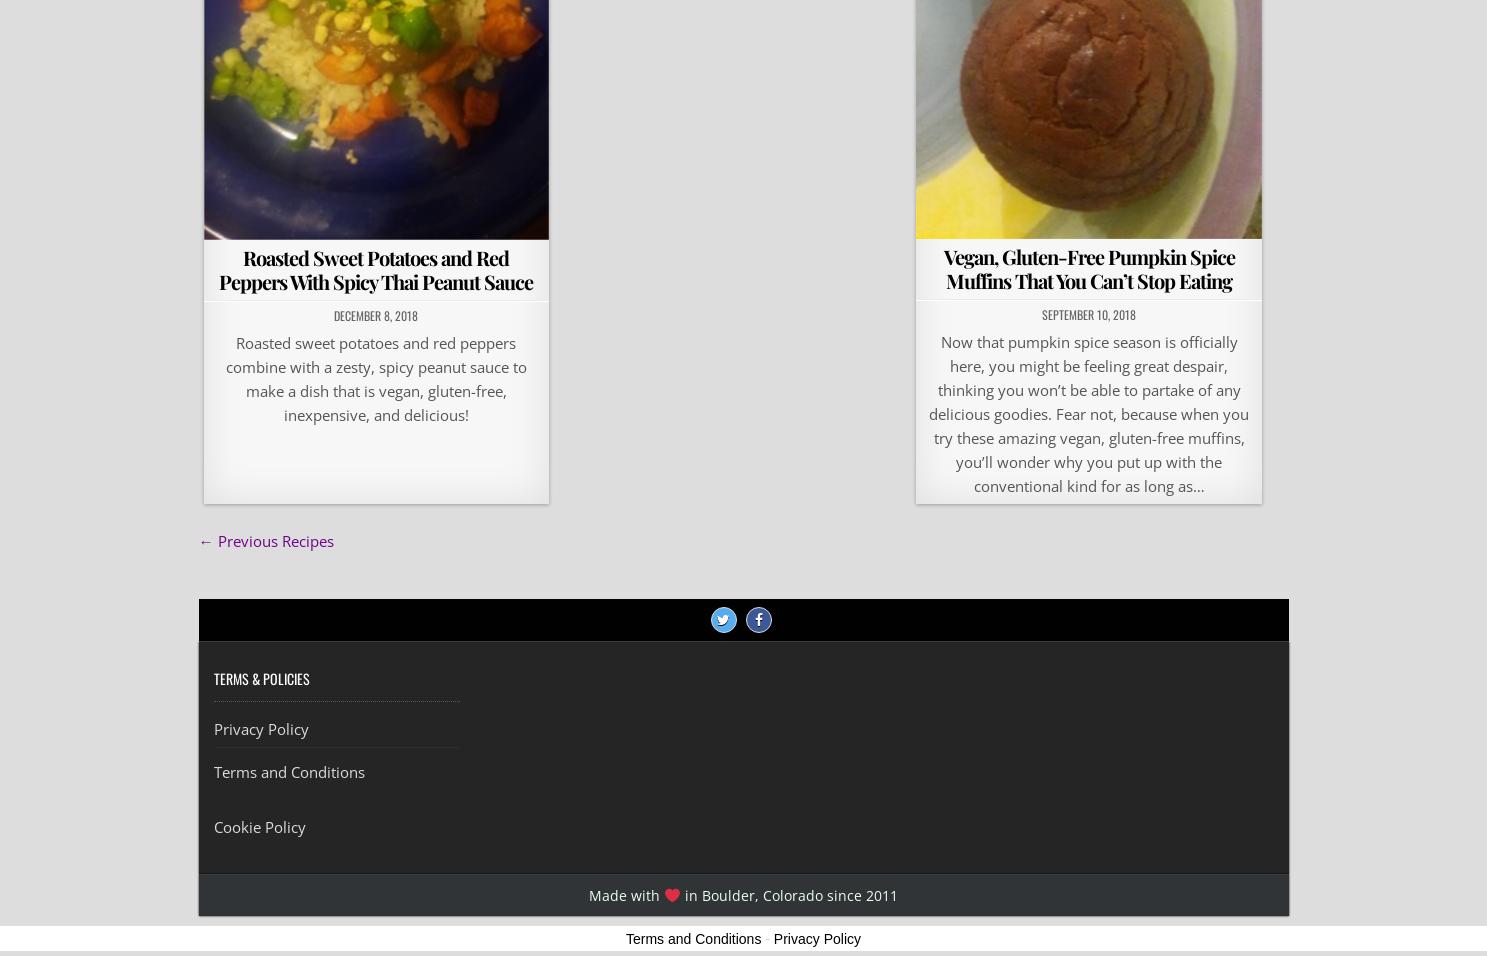  I want to click on 'Cookie Policy', so click(259, 826).